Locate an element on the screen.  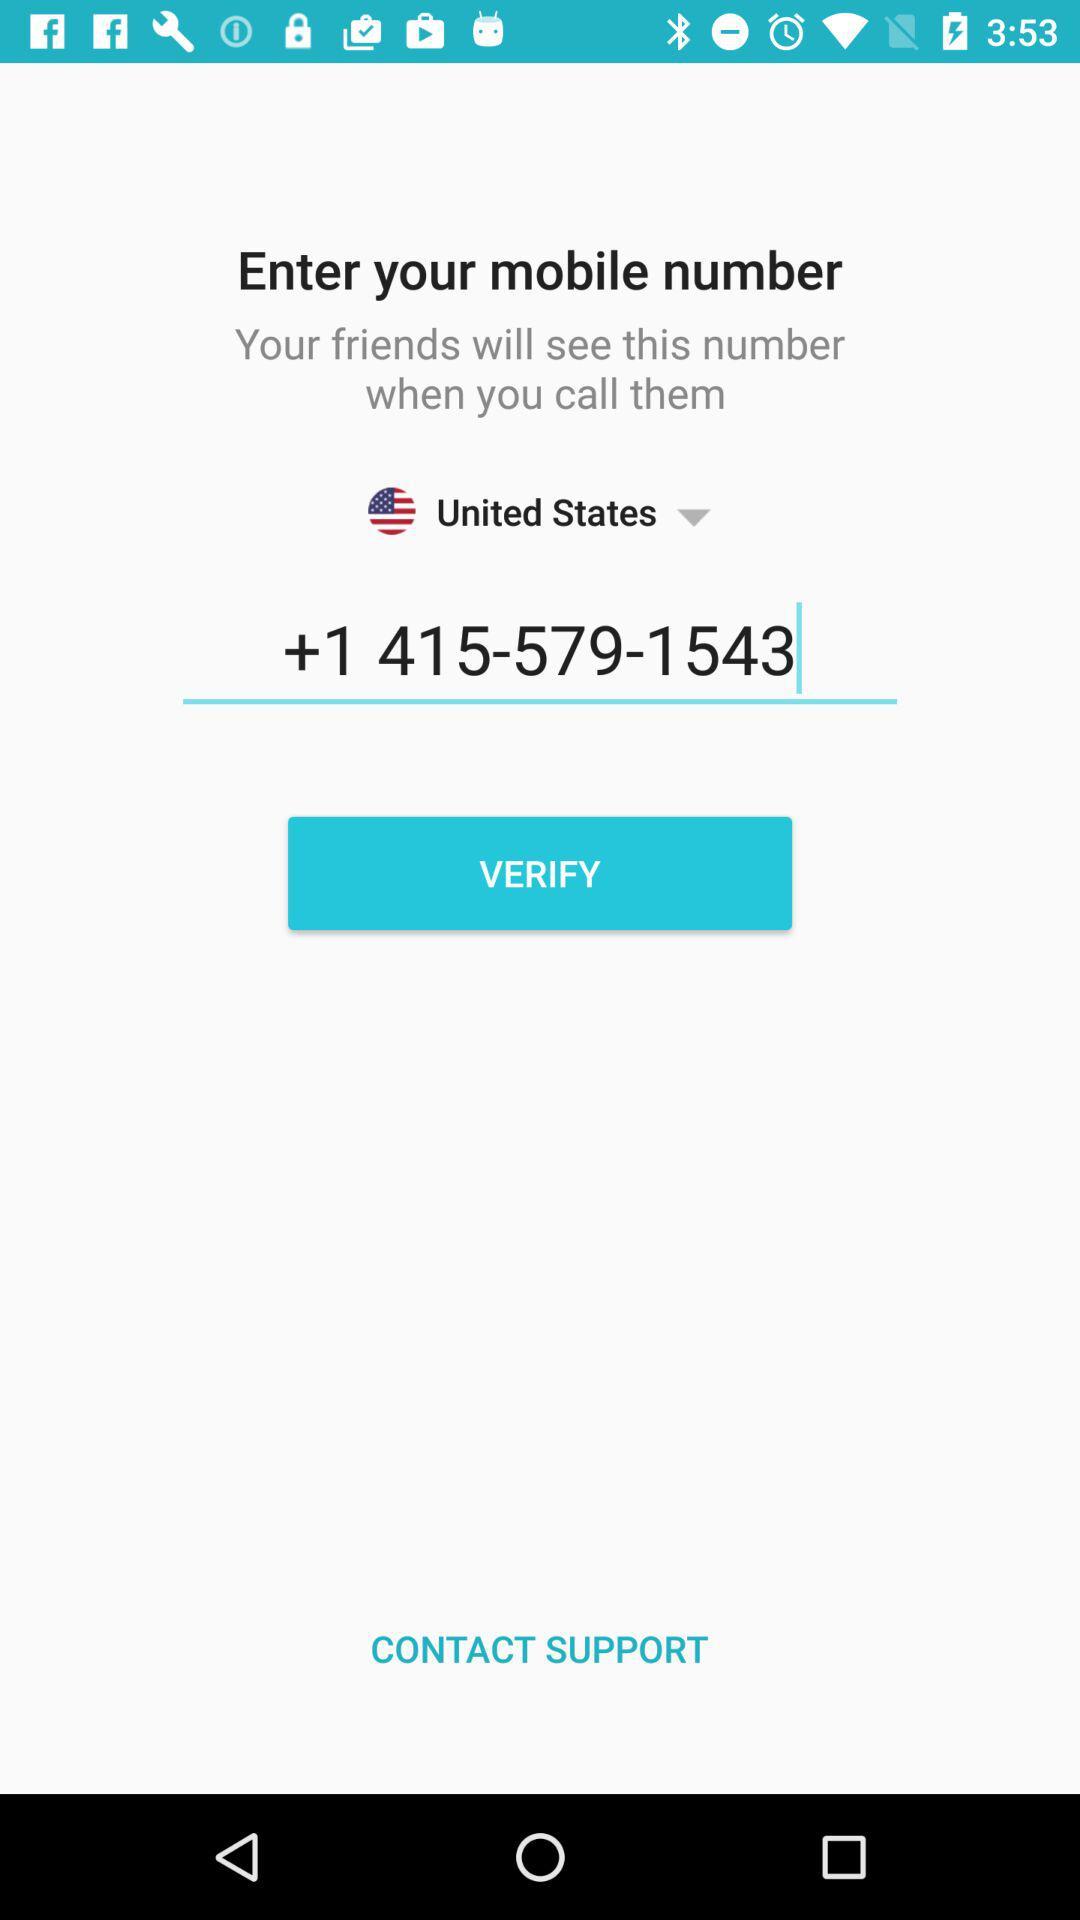
the item below the 1 415 579 is located at coordinates (540, 873).